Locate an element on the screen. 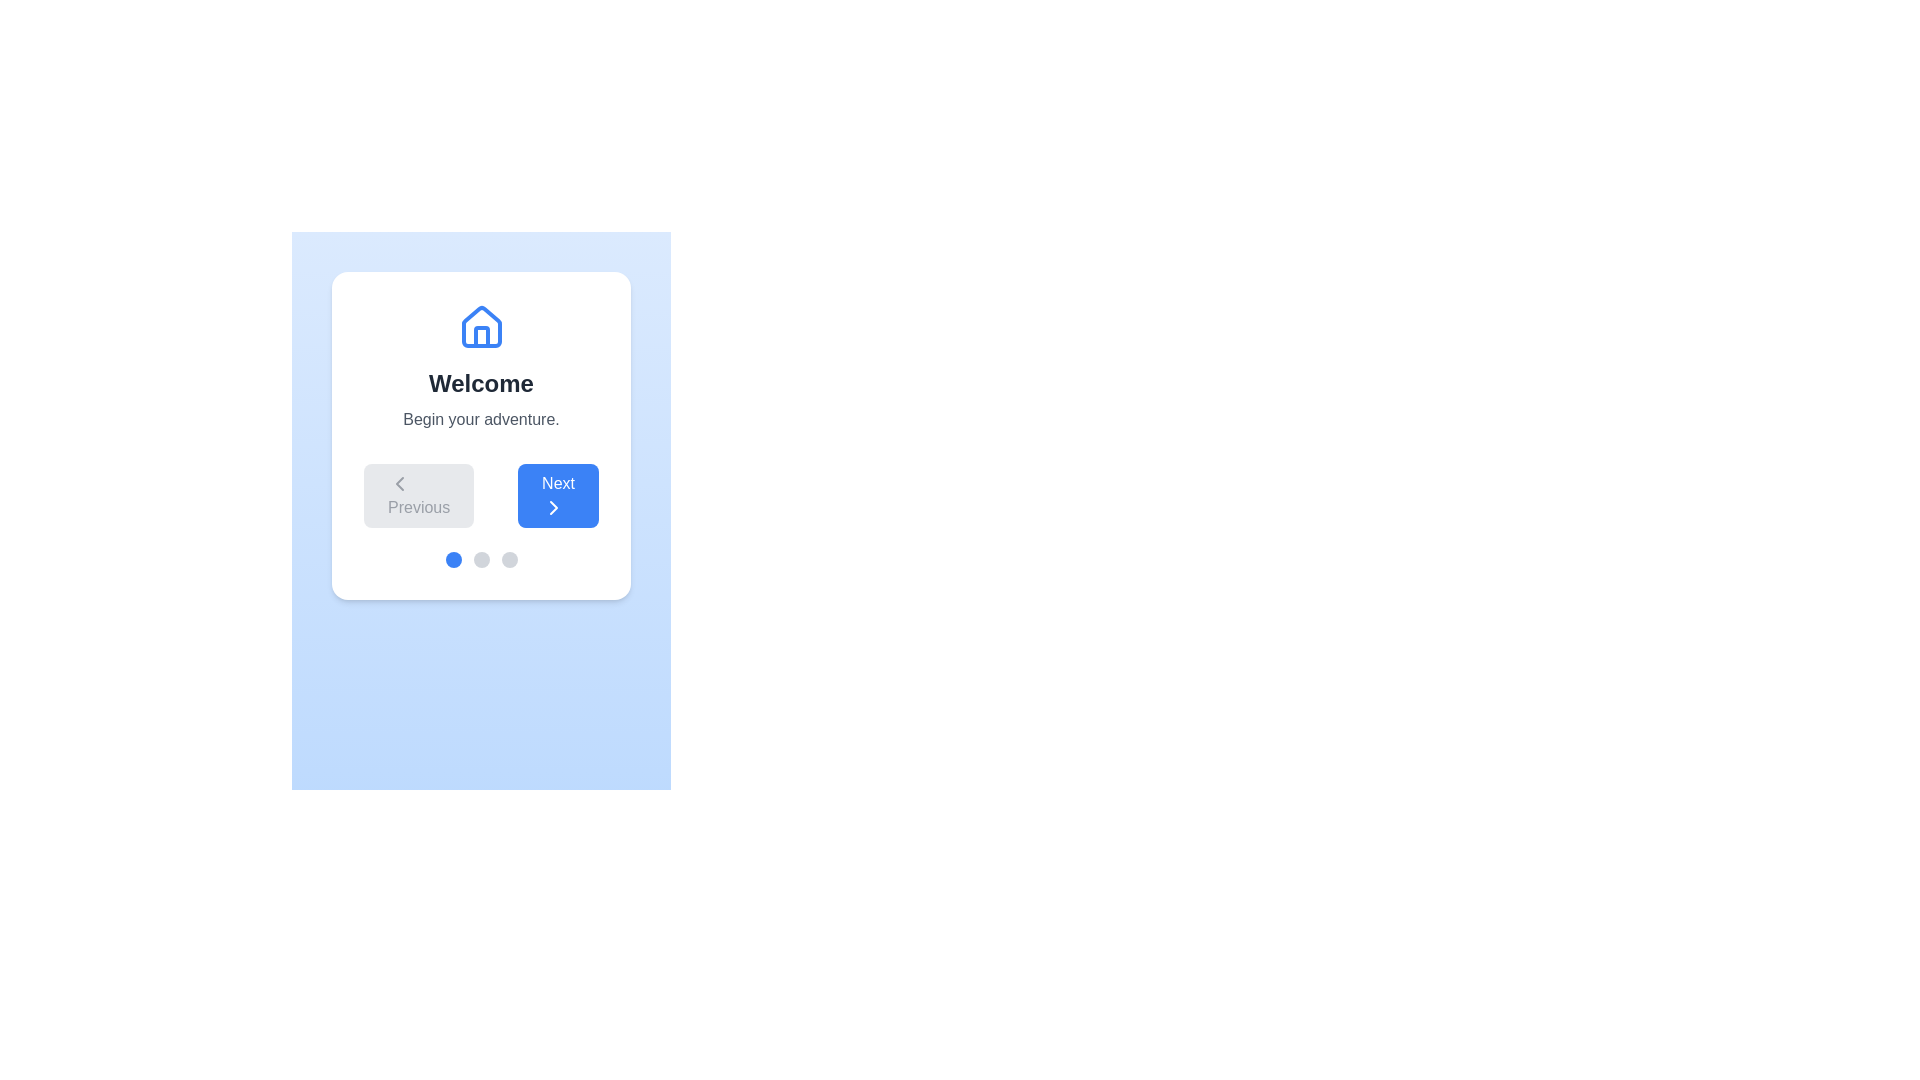 Image resolution: width=1920 pixels, height=1080 pixels. the 'Next' button to proceed to the next step is located at coordinates (558, 495).